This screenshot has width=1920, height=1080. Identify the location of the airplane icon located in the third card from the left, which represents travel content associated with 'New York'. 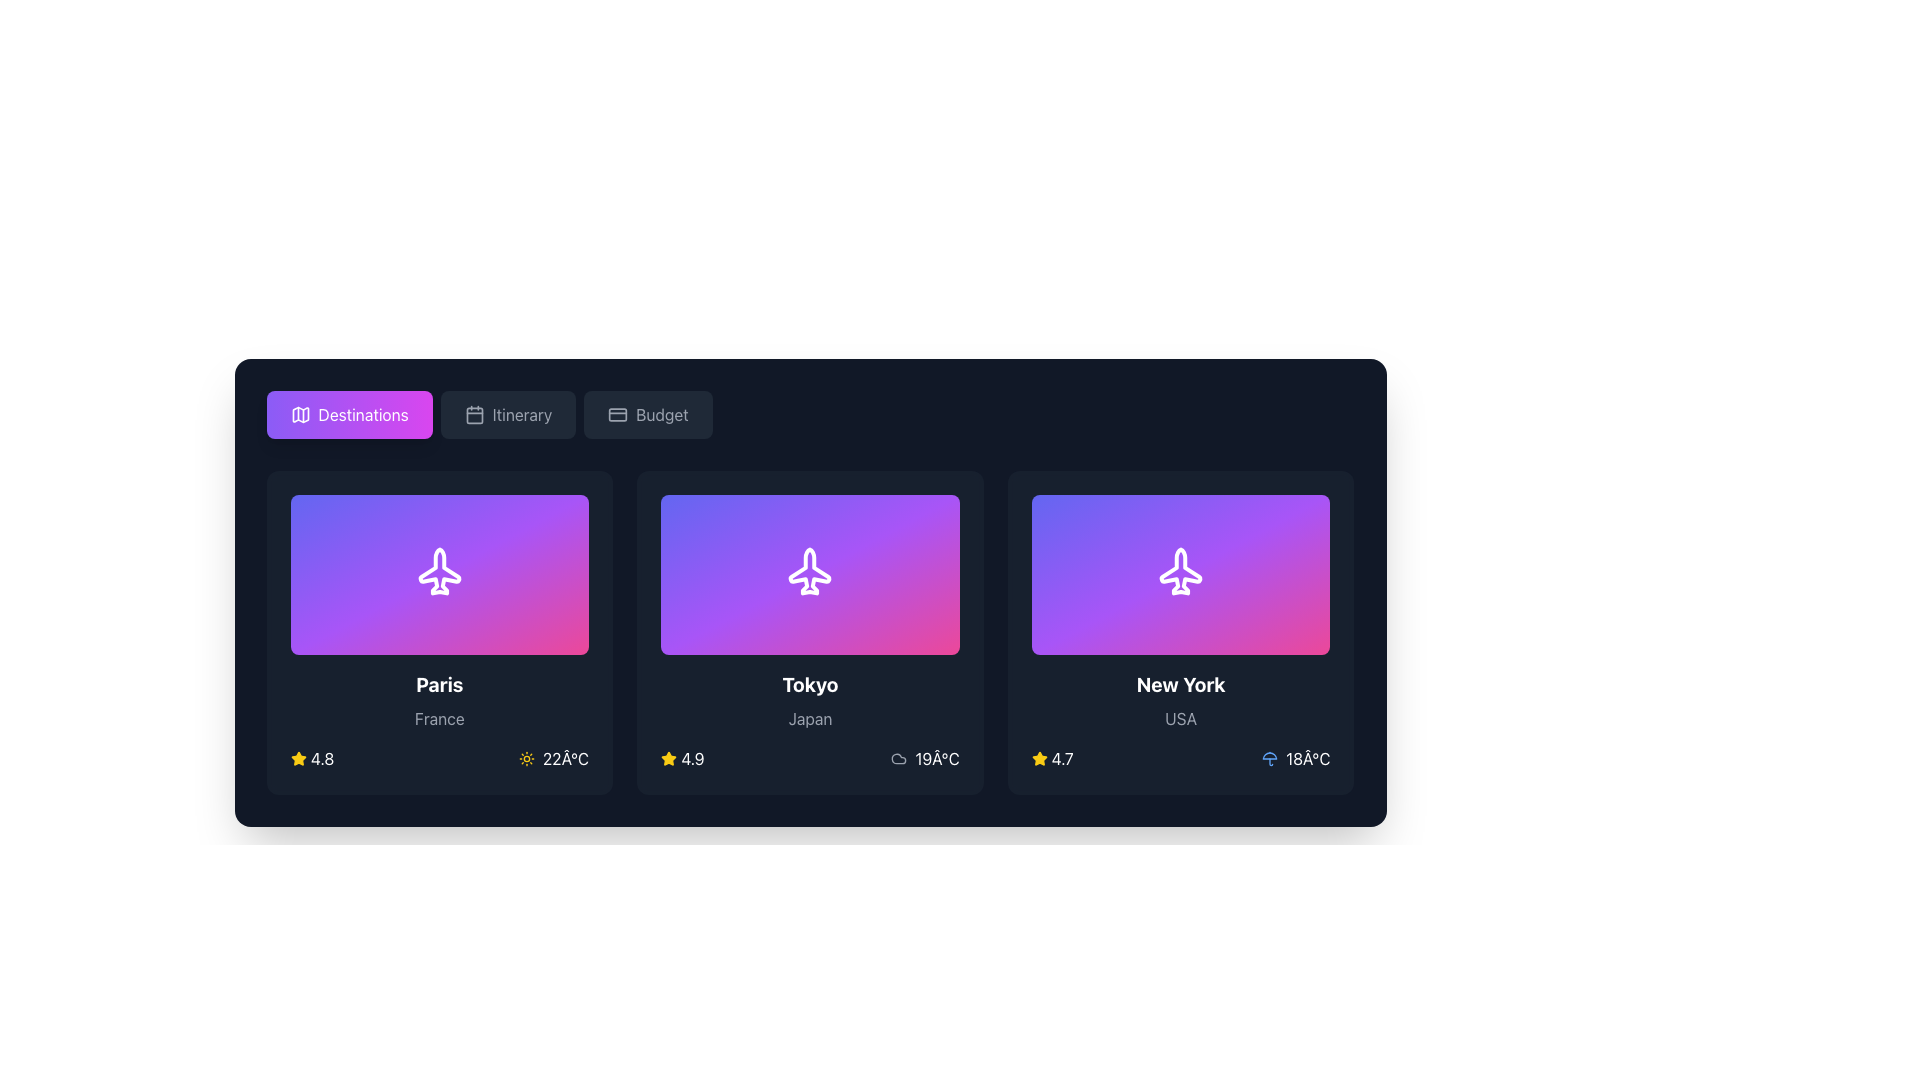
(1181, 574).